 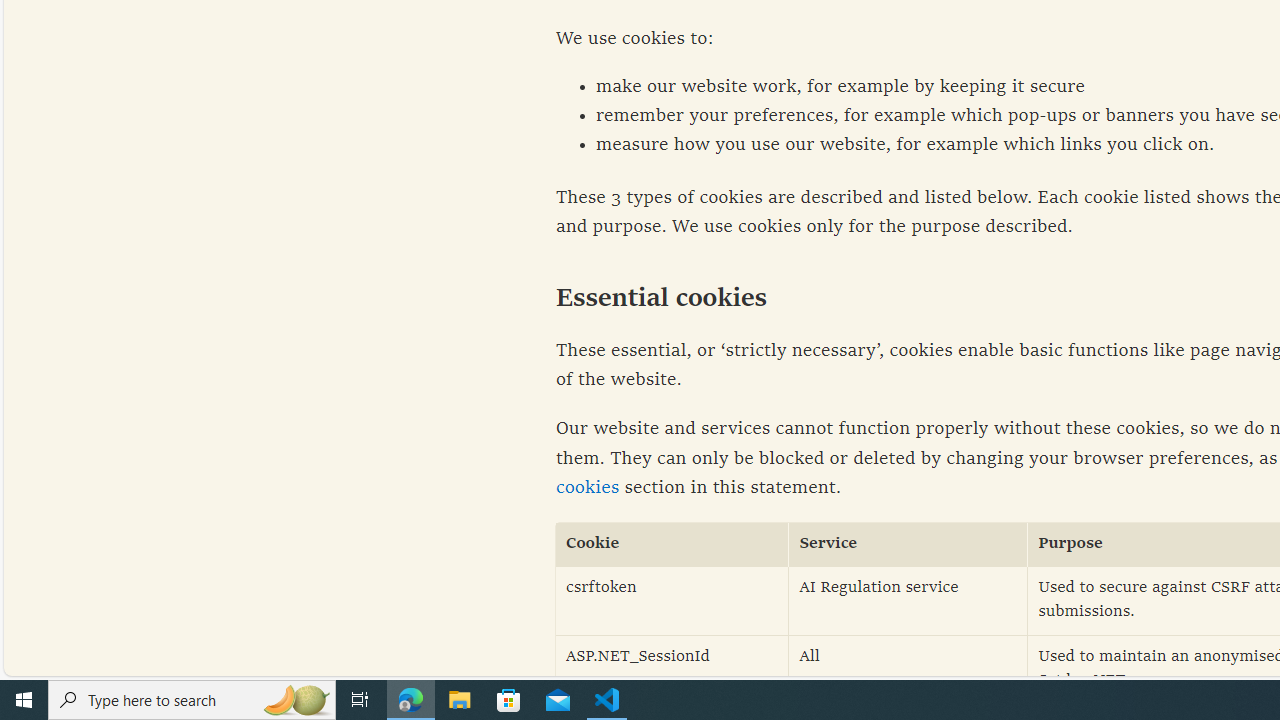 What do you see at coordinates (907, 599) in the screenshot?
I see `'AI Regulation service'` at bounding box center [907, 599].